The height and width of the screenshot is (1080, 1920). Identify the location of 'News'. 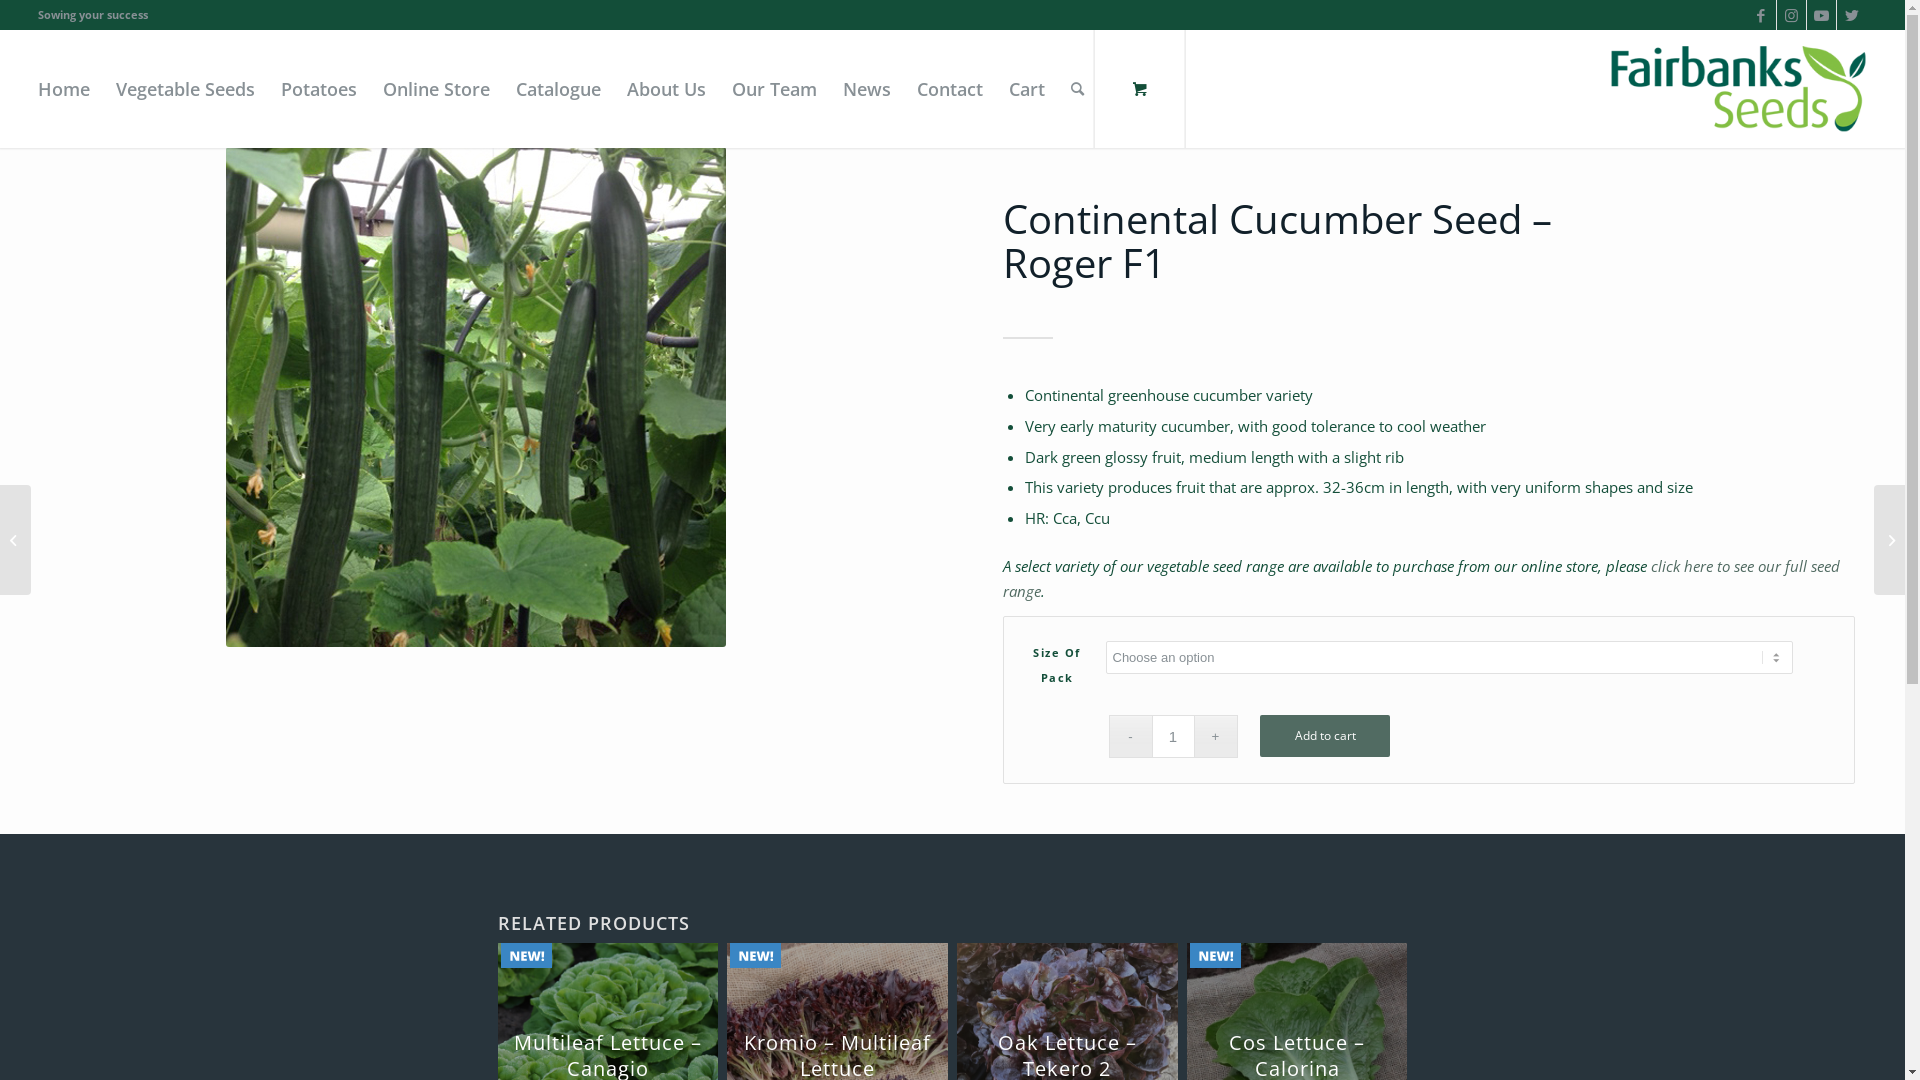
(867, 87).